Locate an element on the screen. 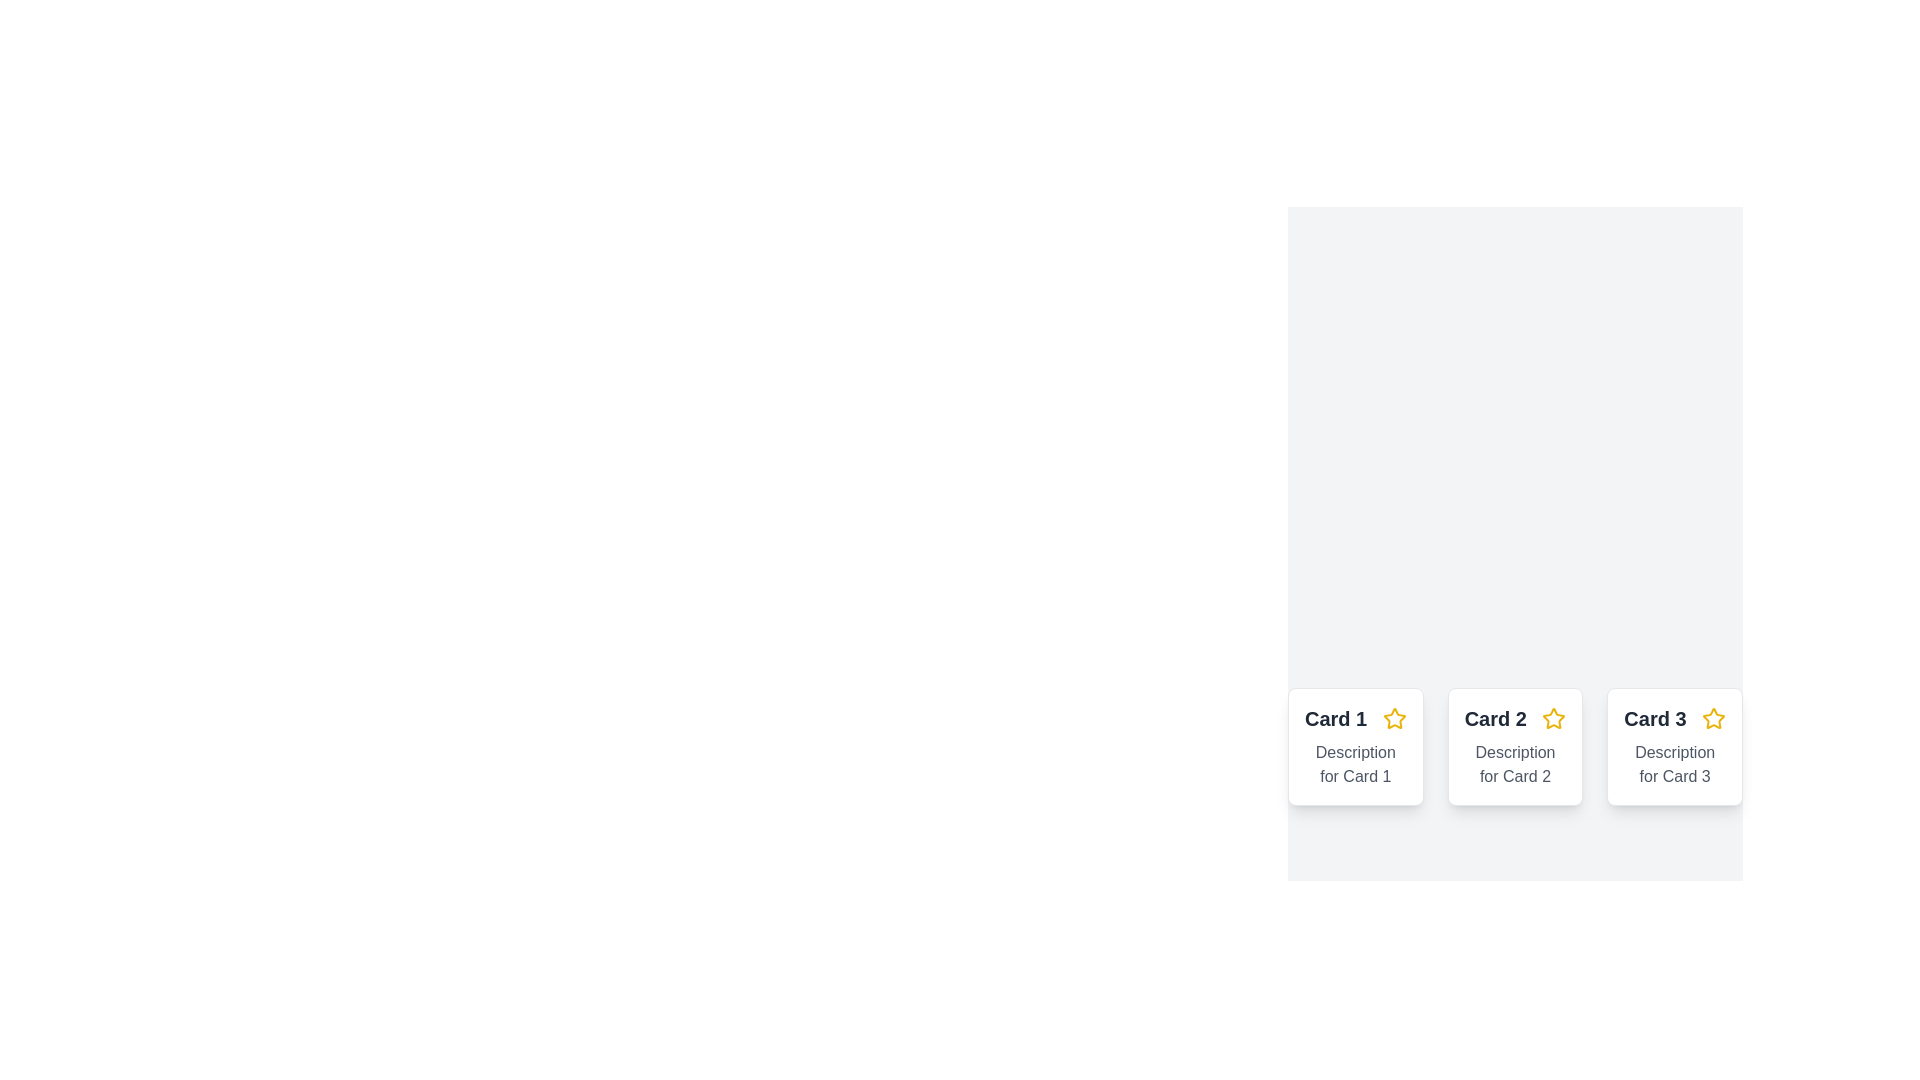 The height and width of the screenshot is (1080, 1920). the yellow star icon located to the right of the text 'Card 2' in the middle card of a set of three horizontally aligned cards is located at coordinates (1553, 717).